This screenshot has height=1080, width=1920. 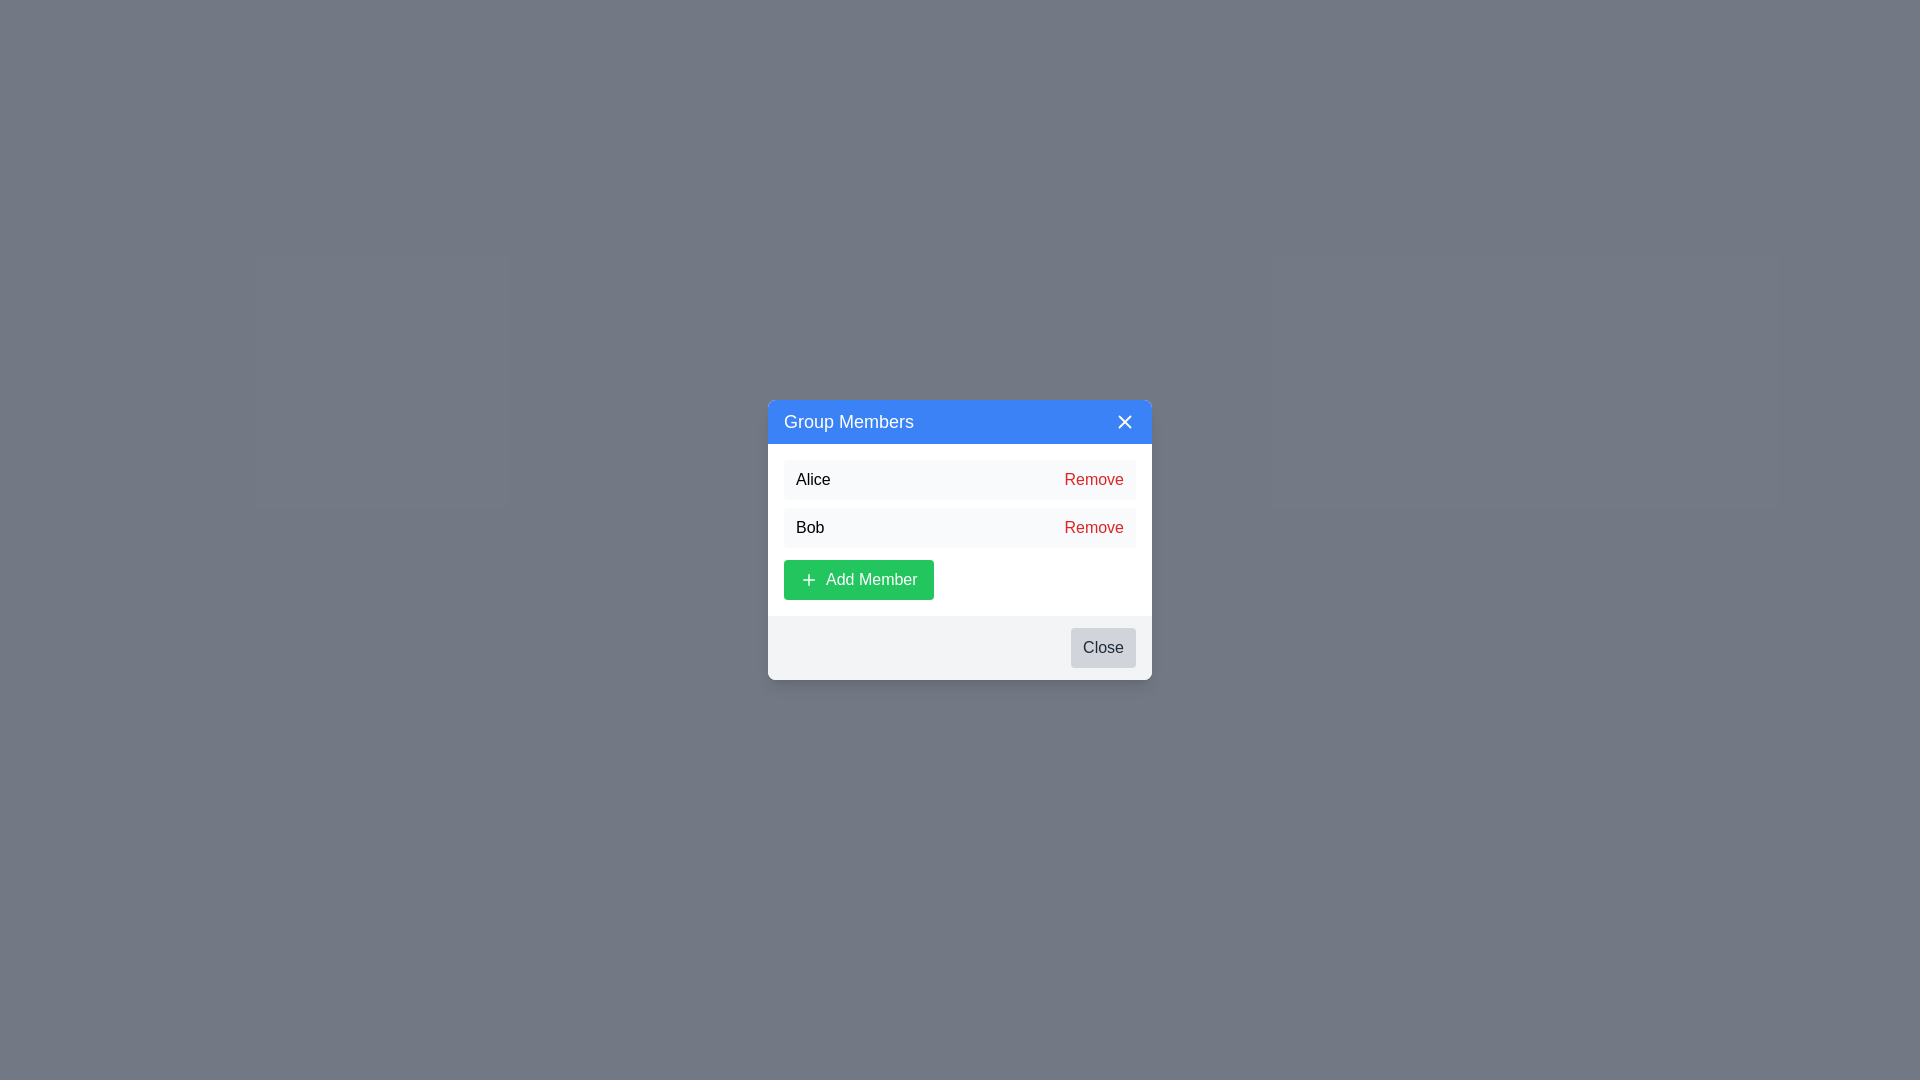 I want to click on the plus icon located within the 'Add Member' button, which is styled as a minimalist plus sign and positioned to the left of the button's label, so click(x=809, y=579).